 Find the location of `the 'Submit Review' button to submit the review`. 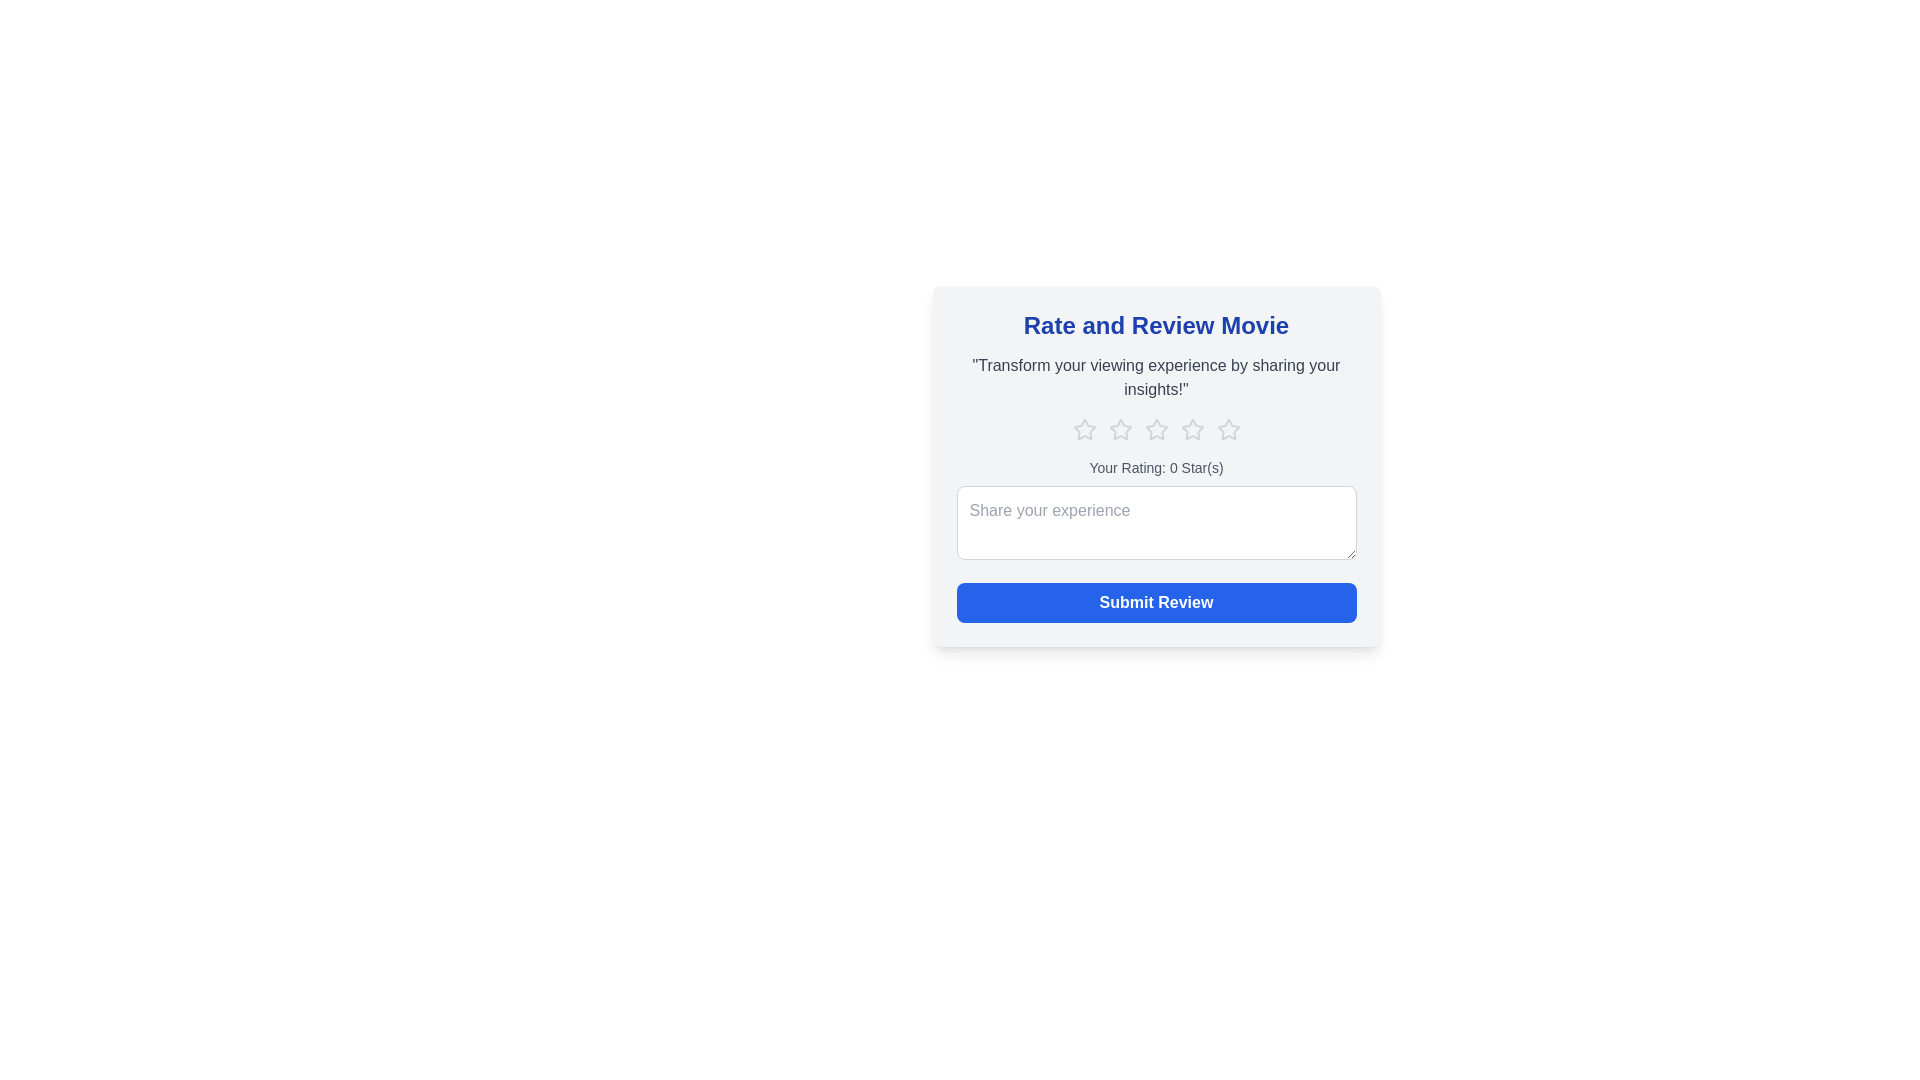

the 'Submit Review' button to submit the review is located at coordinates (1156, 601).